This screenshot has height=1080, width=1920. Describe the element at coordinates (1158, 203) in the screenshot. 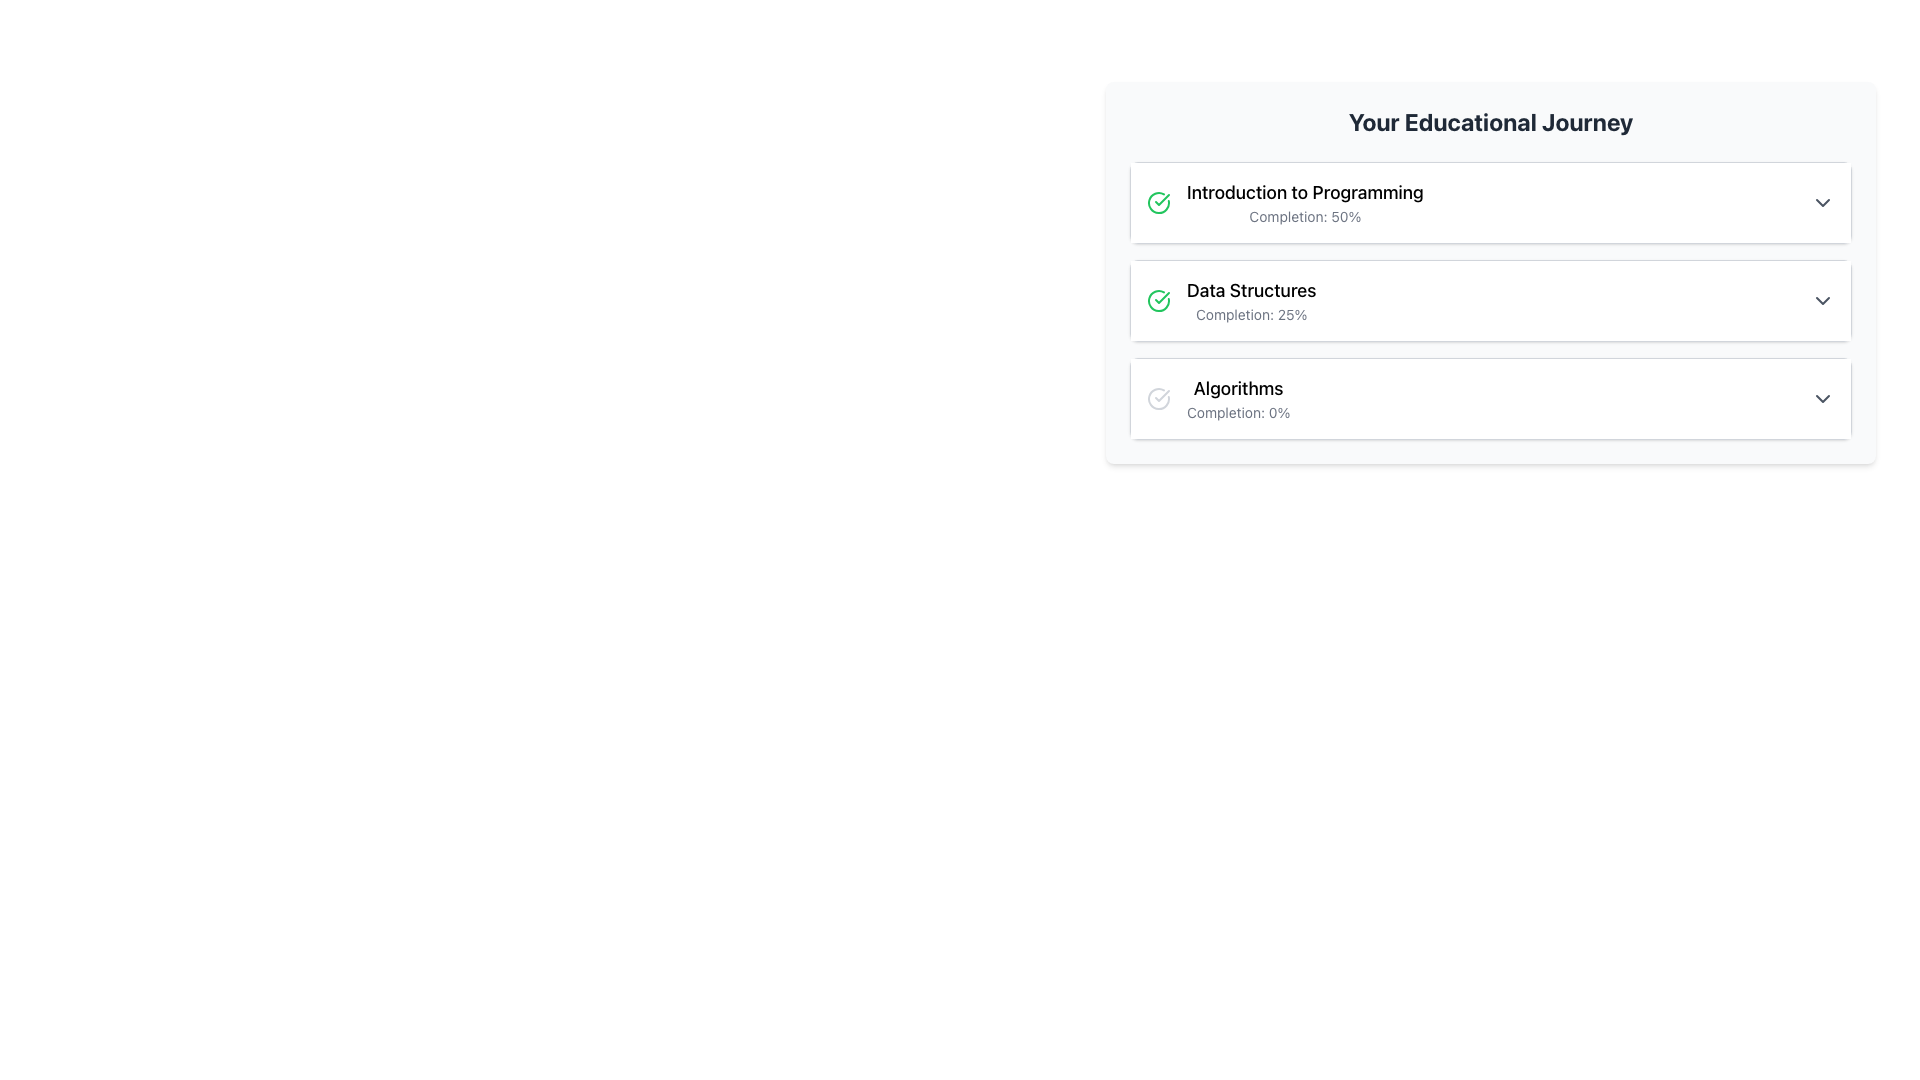

I see `the completion indicator icon located to the left of the 'Introduction to Programming' title in the 'Your Educational Journey' section` at that location.